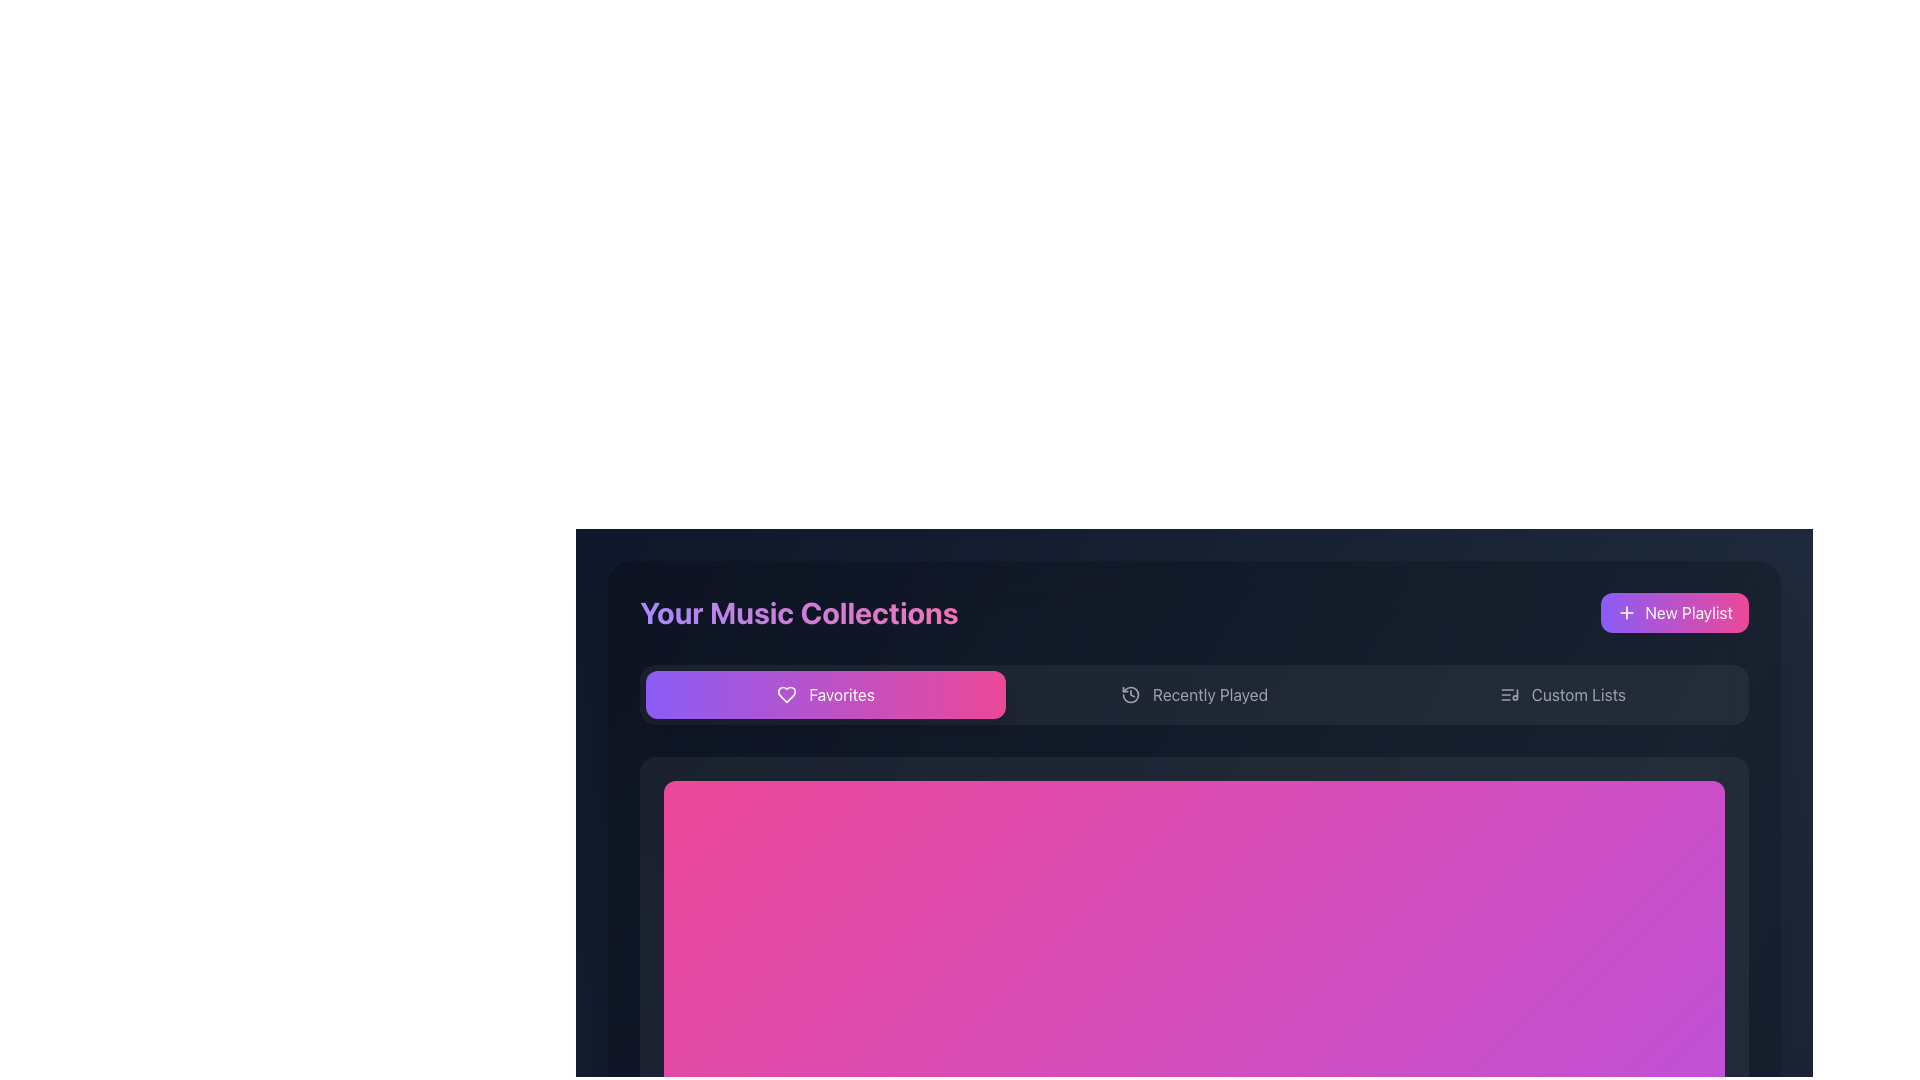  I want to click on the 'Recently Played' button, which is a rectangular button with a clockwise arrow icon, located in the navigation bar between 'Favorites' and 'Custom Lists', so click(1194, 693).